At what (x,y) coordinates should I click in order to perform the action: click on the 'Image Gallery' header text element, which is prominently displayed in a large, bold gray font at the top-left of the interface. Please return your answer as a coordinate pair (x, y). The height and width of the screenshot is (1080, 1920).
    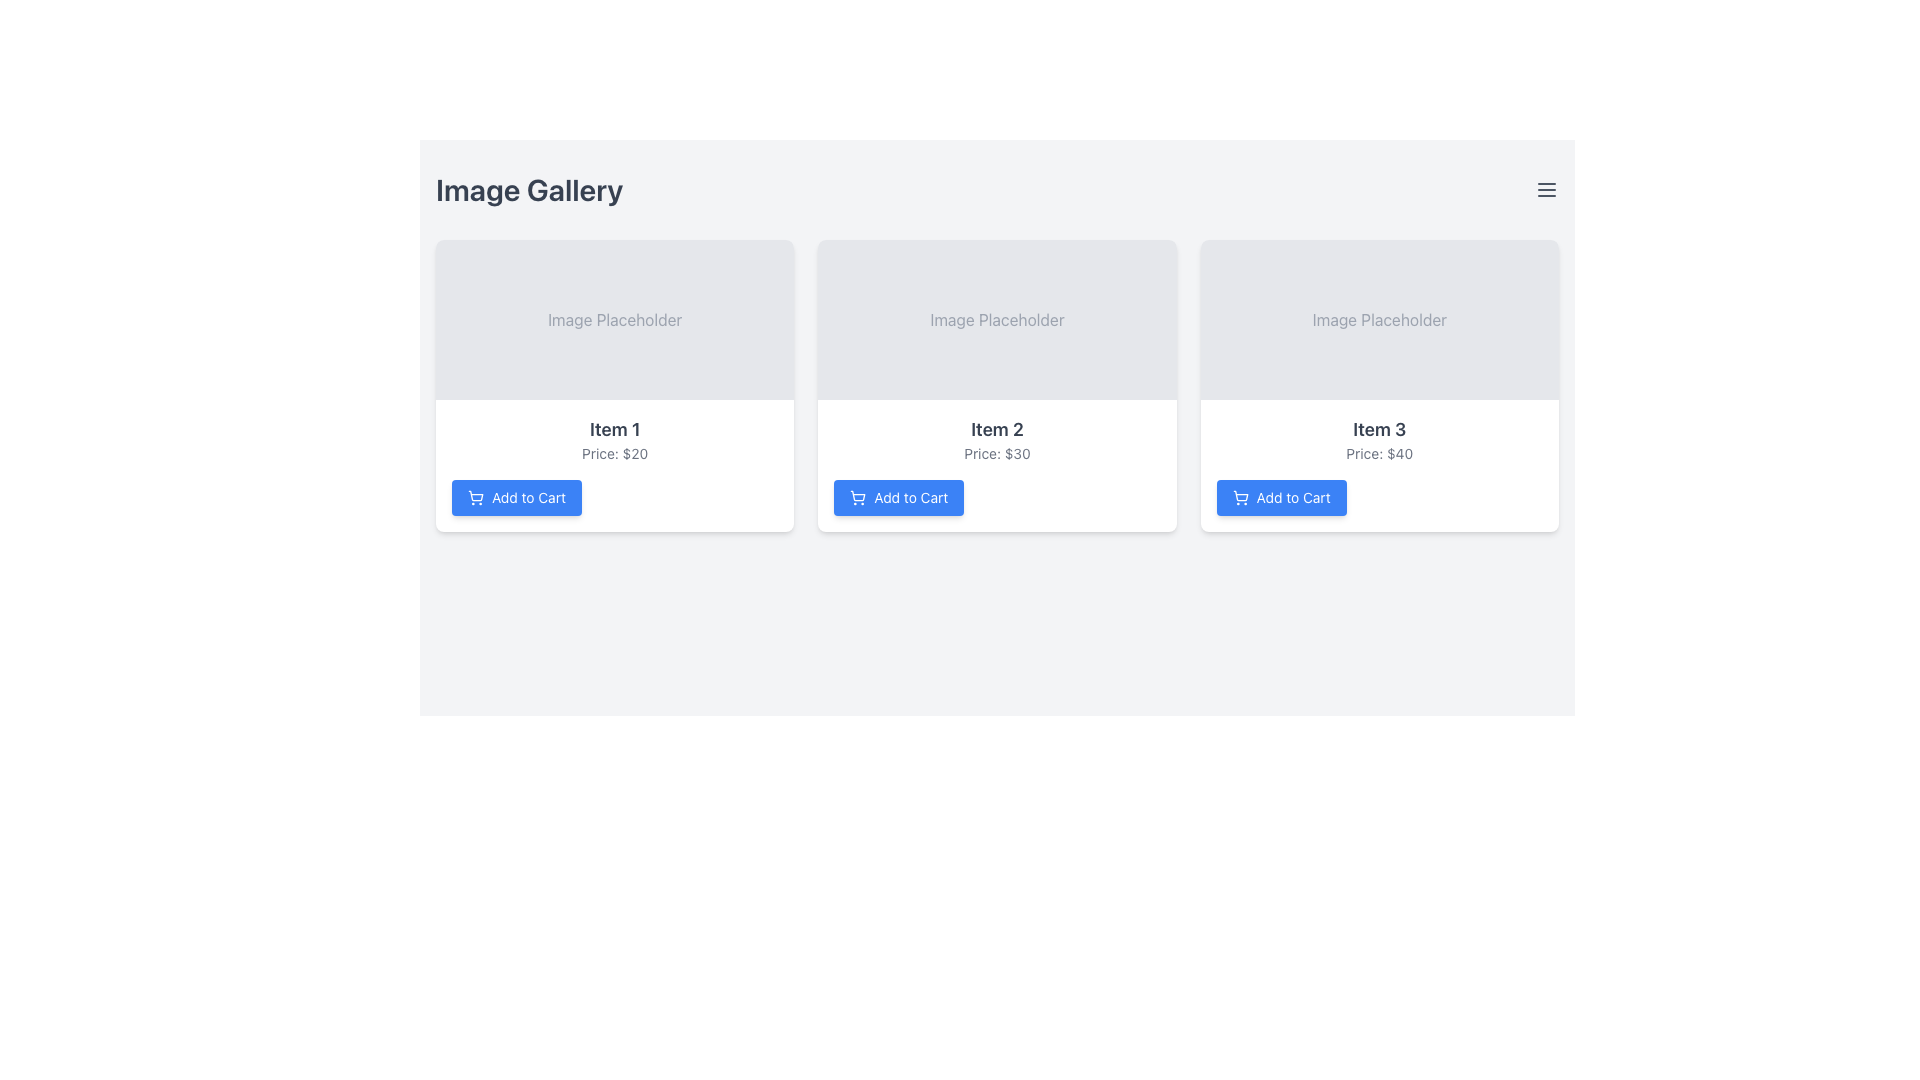
    Looking at the image, I should click on (529, 189).